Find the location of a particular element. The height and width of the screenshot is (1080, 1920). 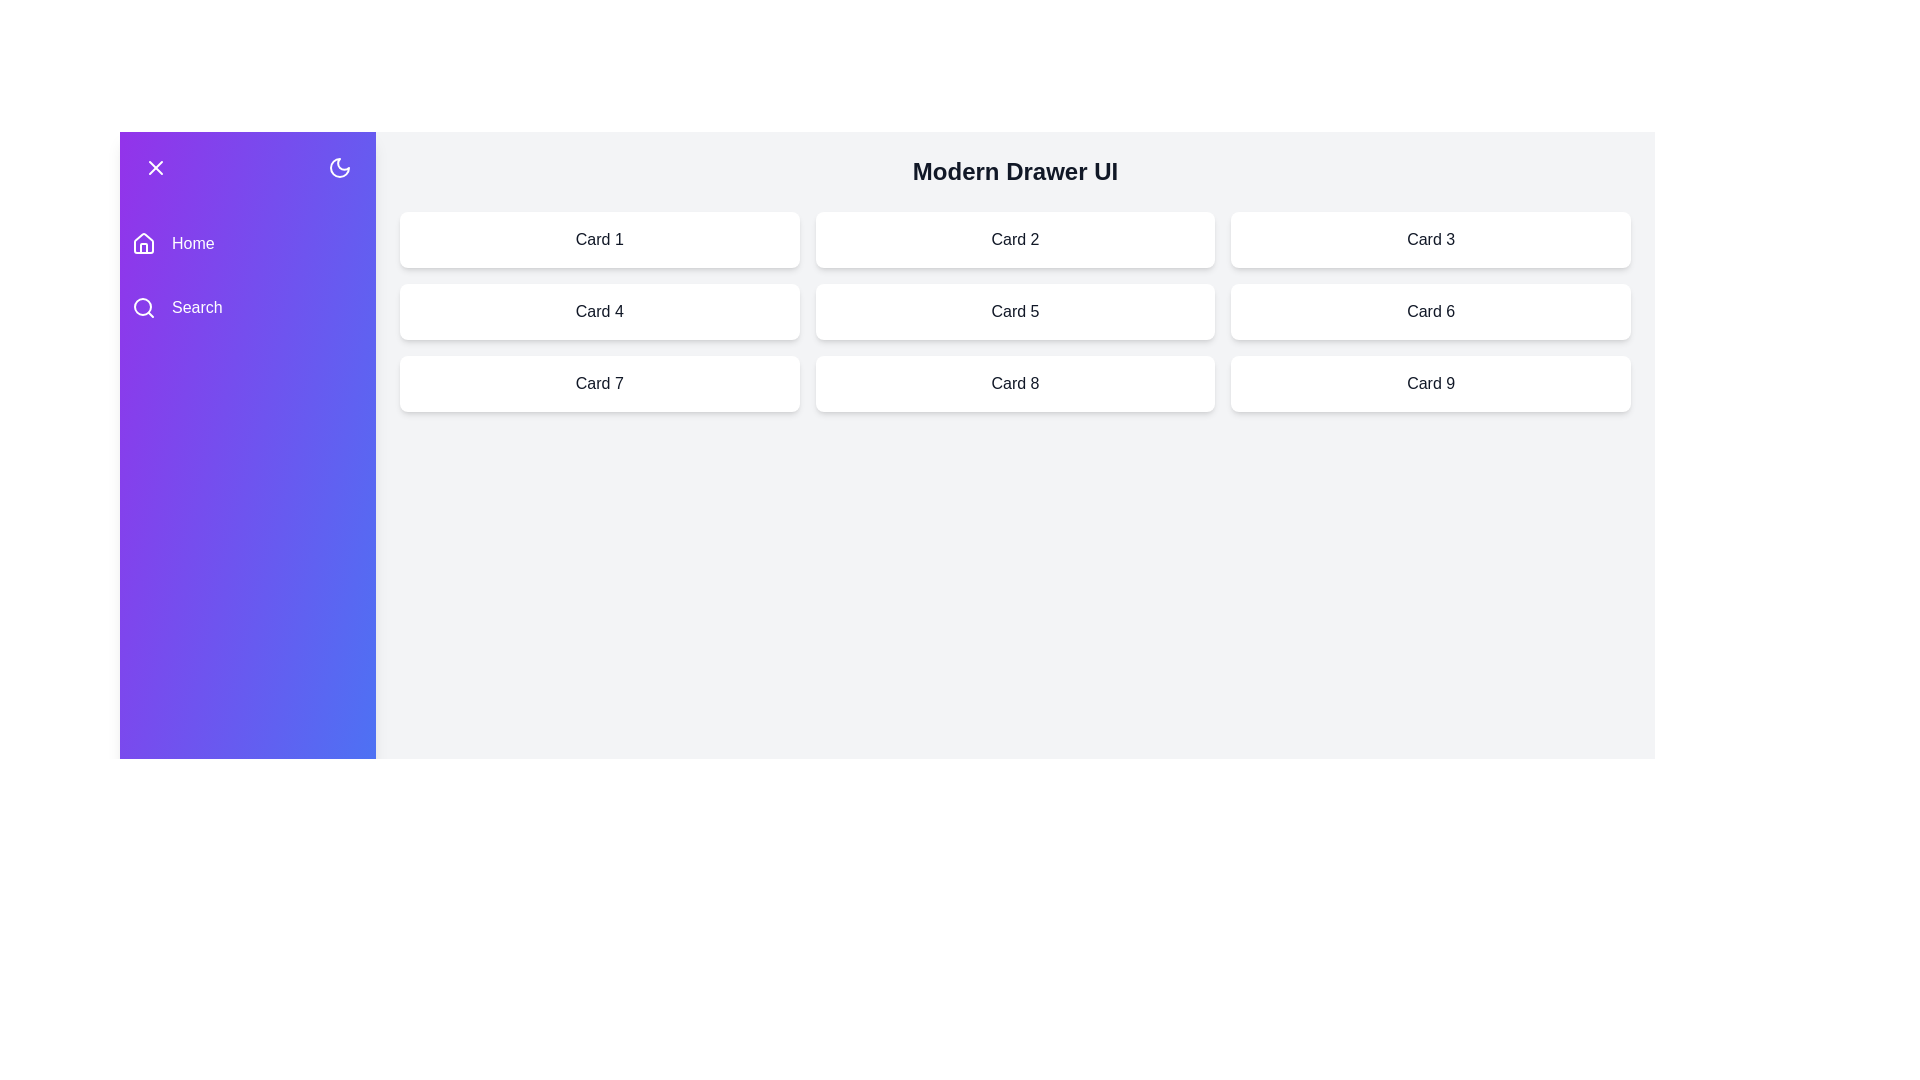

the moon icon to switch to dark mode is located at coordinates (340, 167).